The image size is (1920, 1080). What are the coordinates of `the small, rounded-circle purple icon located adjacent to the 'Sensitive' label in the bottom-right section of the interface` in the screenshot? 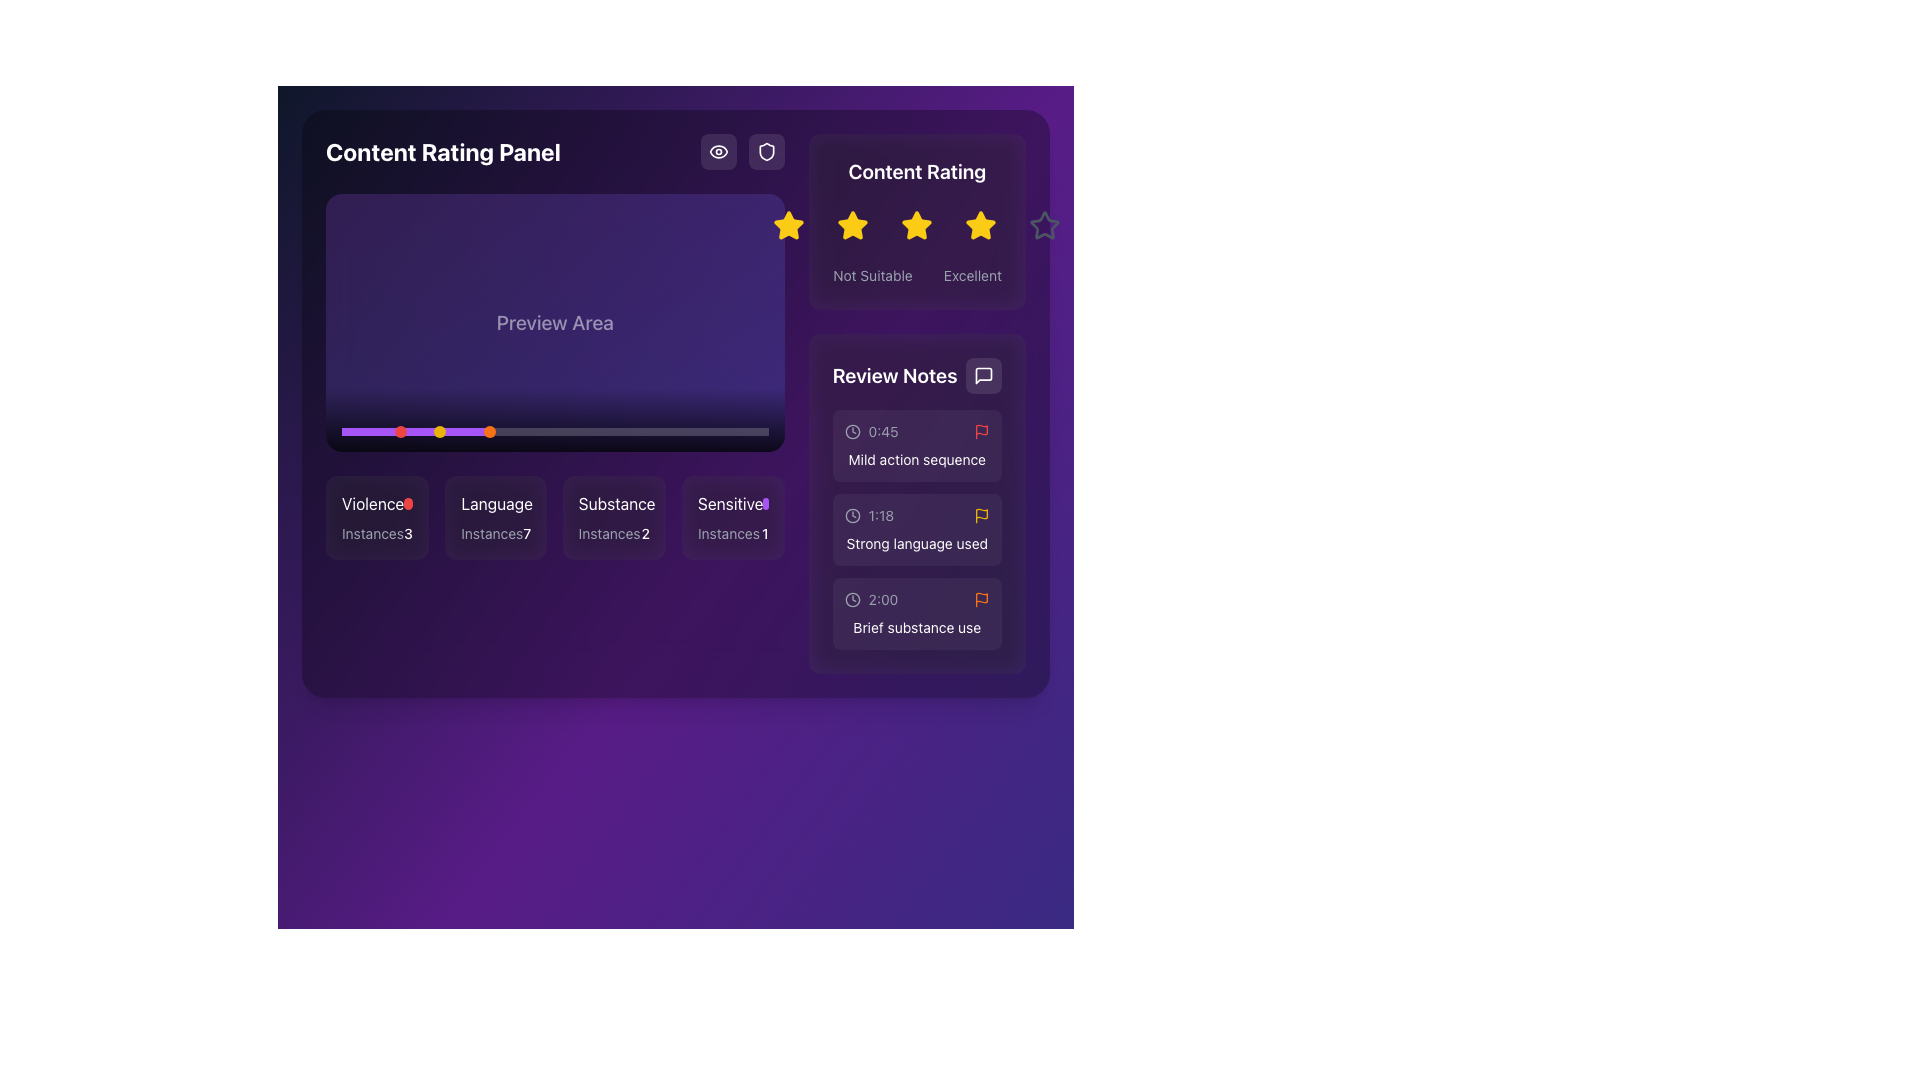 It's located at (765, 502).